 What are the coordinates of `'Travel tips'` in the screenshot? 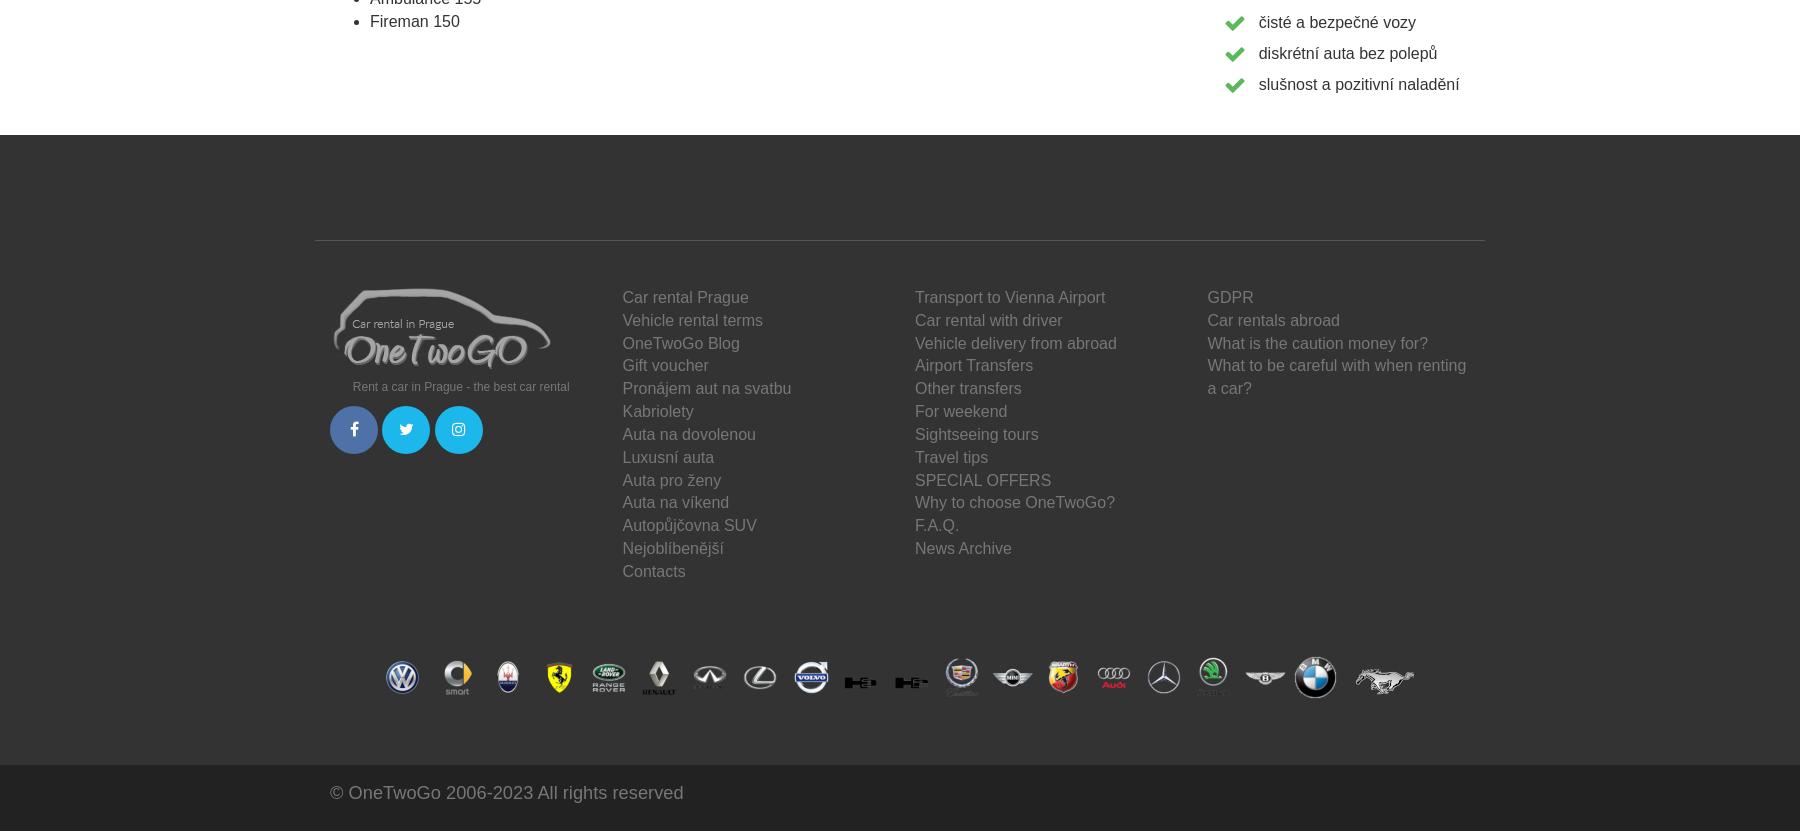 It's located at (950, 455).